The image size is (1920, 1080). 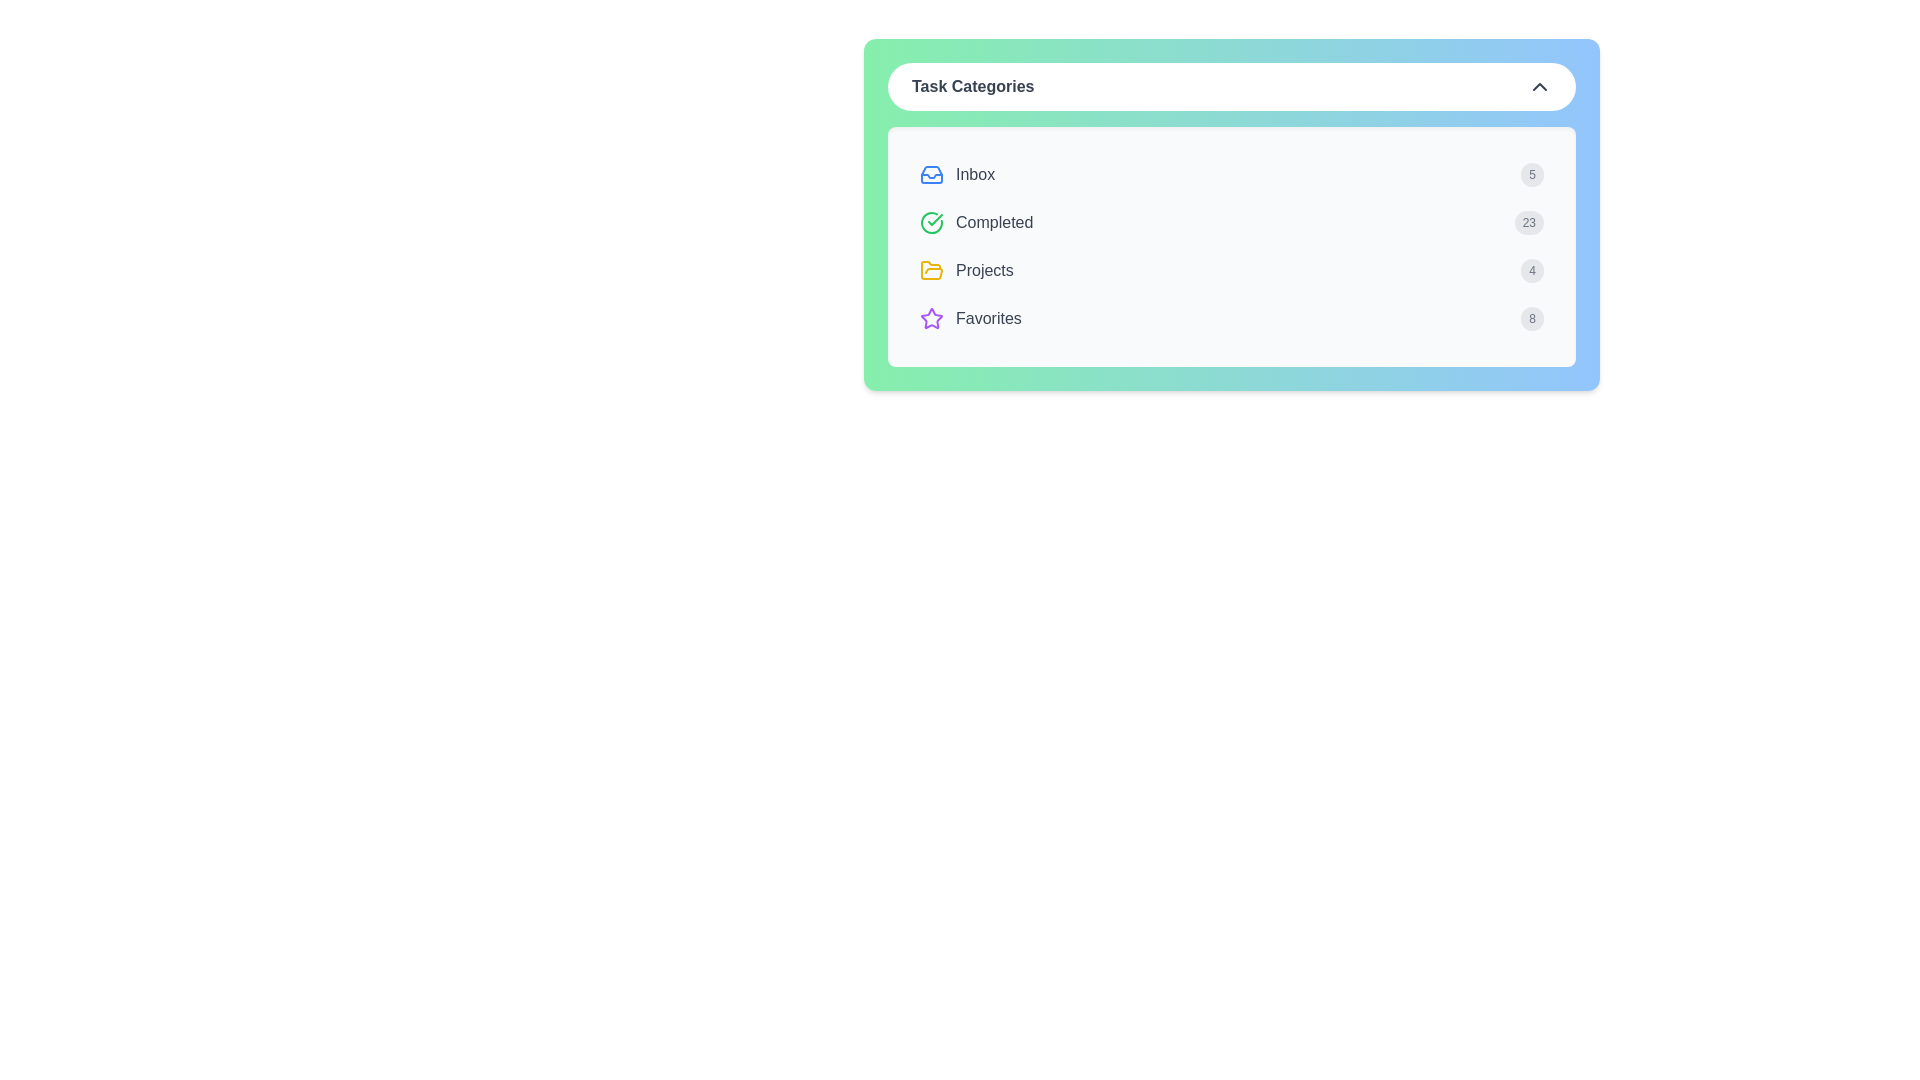 What do you see at coordinates (930, 173) in the screenshot?
I see `the blue mailbox inbox icon located at the top-left corner of the 'Inbox' row in the 'Task Categories' section to interact with the 'Inbox' category` at bounding box center [930, 173].